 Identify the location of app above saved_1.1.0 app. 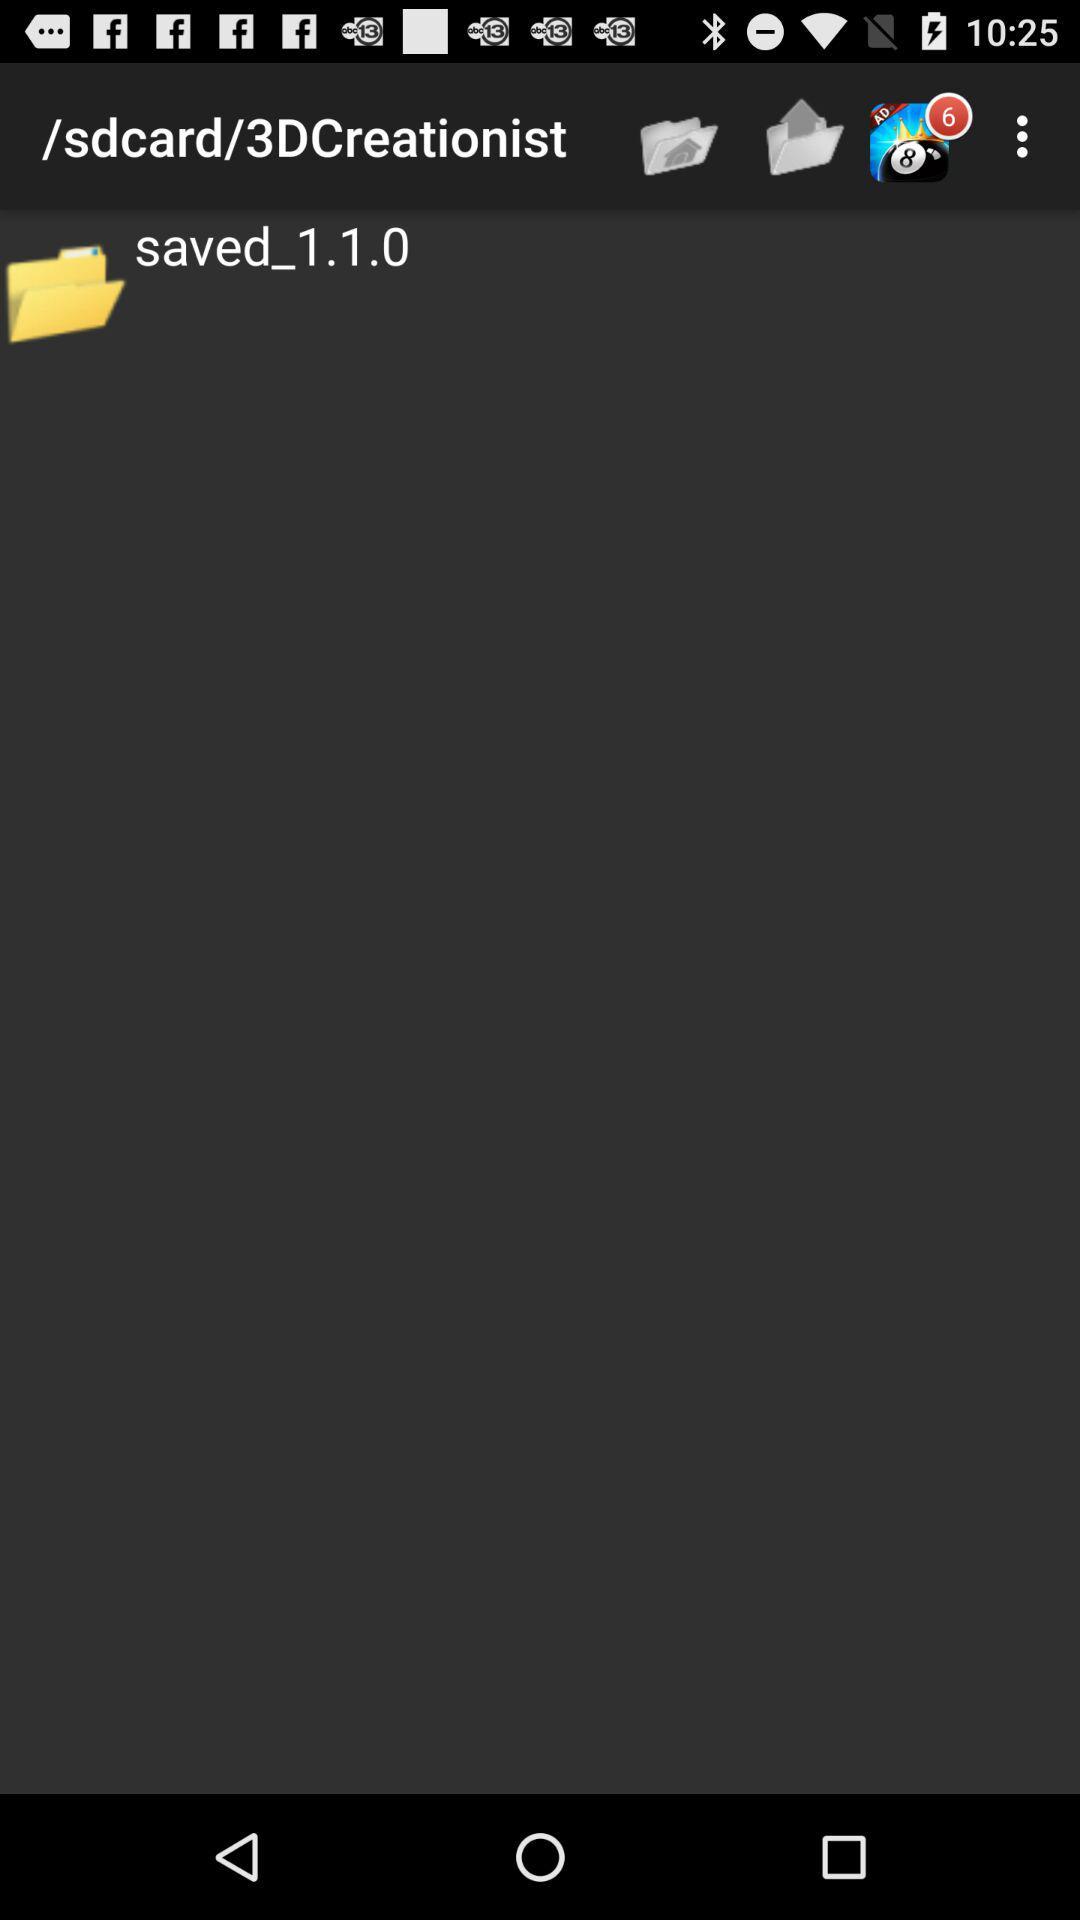
(680, 135).